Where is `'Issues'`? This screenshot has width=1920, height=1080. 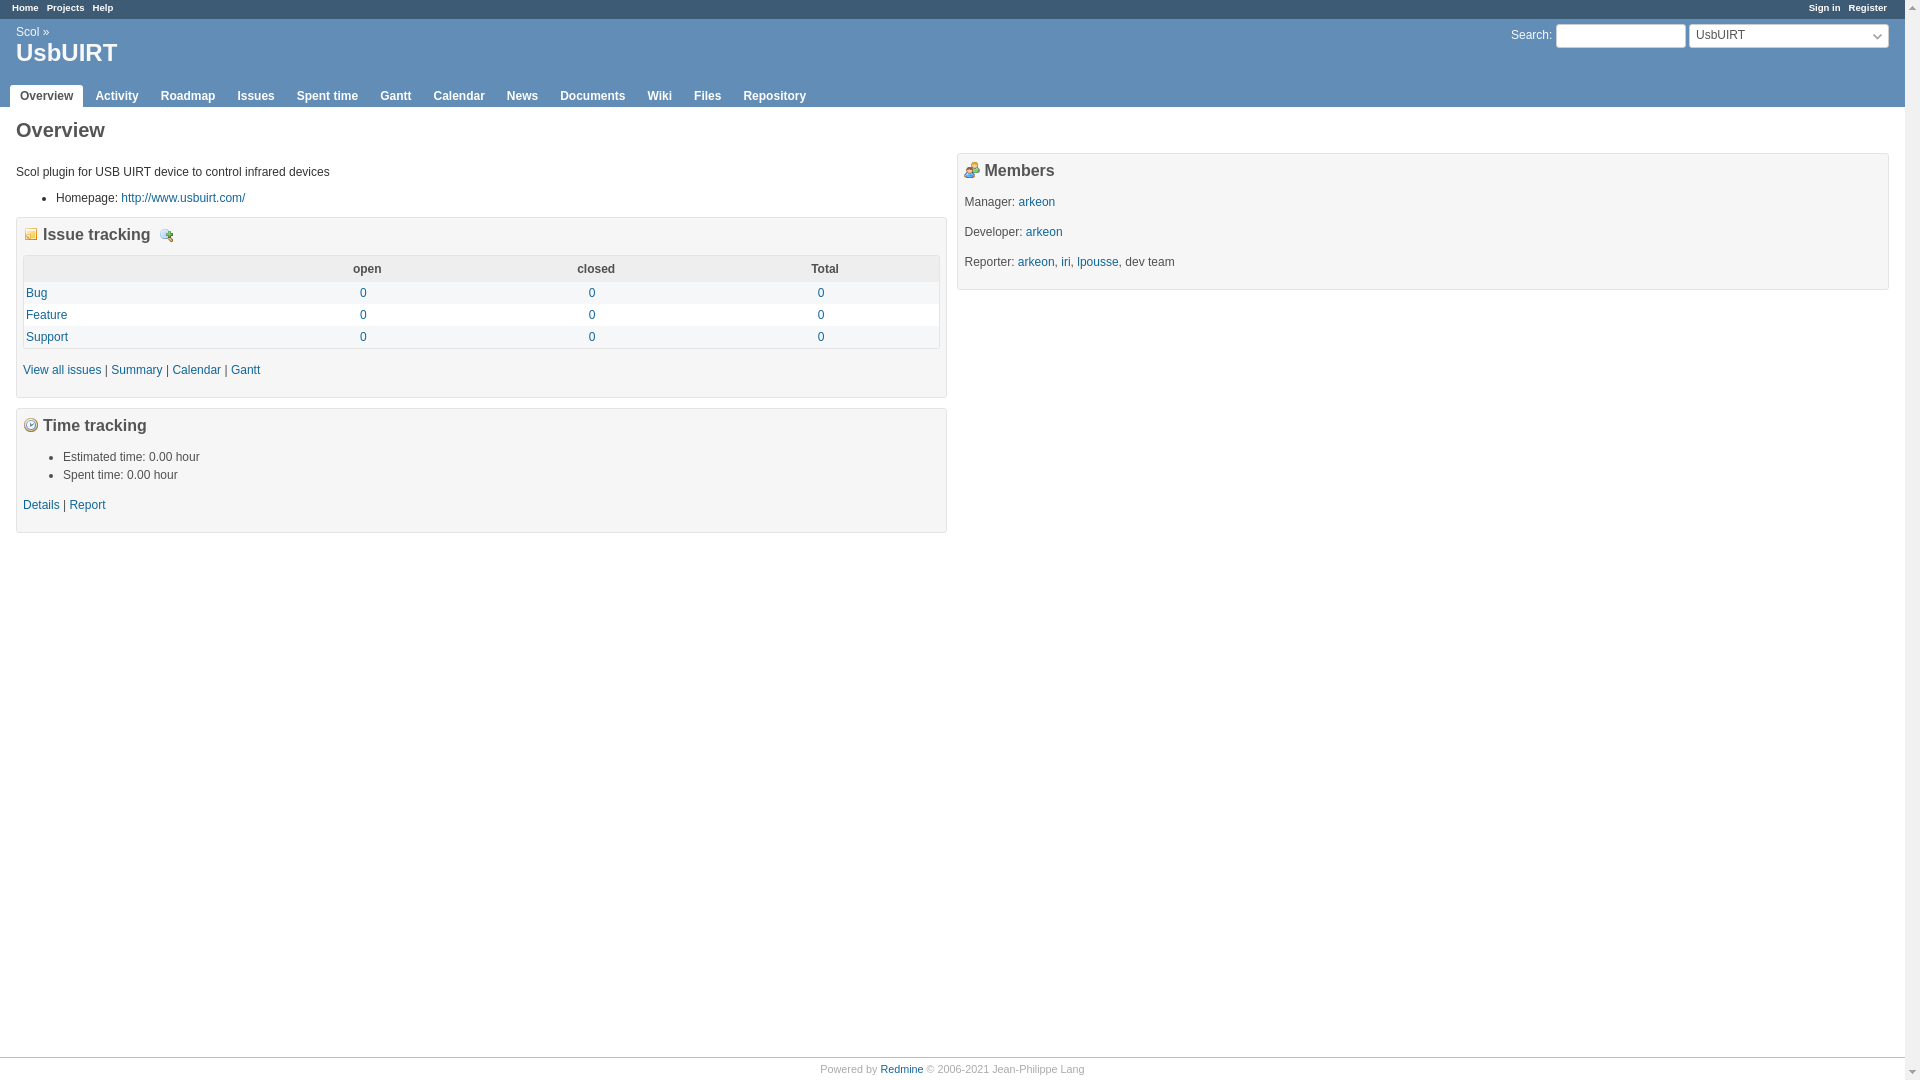
'Issues' is located at coordinates (254, 96).